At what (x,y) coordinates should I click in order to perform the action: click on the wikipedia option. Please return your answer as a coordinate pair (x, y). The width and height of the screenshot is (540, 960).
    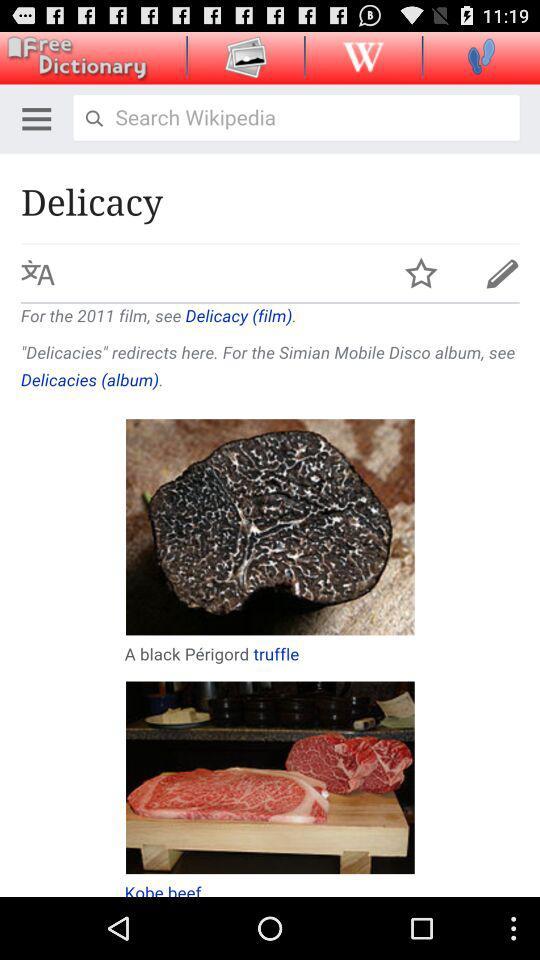
    Looking at the image, I should click on (362, 55).